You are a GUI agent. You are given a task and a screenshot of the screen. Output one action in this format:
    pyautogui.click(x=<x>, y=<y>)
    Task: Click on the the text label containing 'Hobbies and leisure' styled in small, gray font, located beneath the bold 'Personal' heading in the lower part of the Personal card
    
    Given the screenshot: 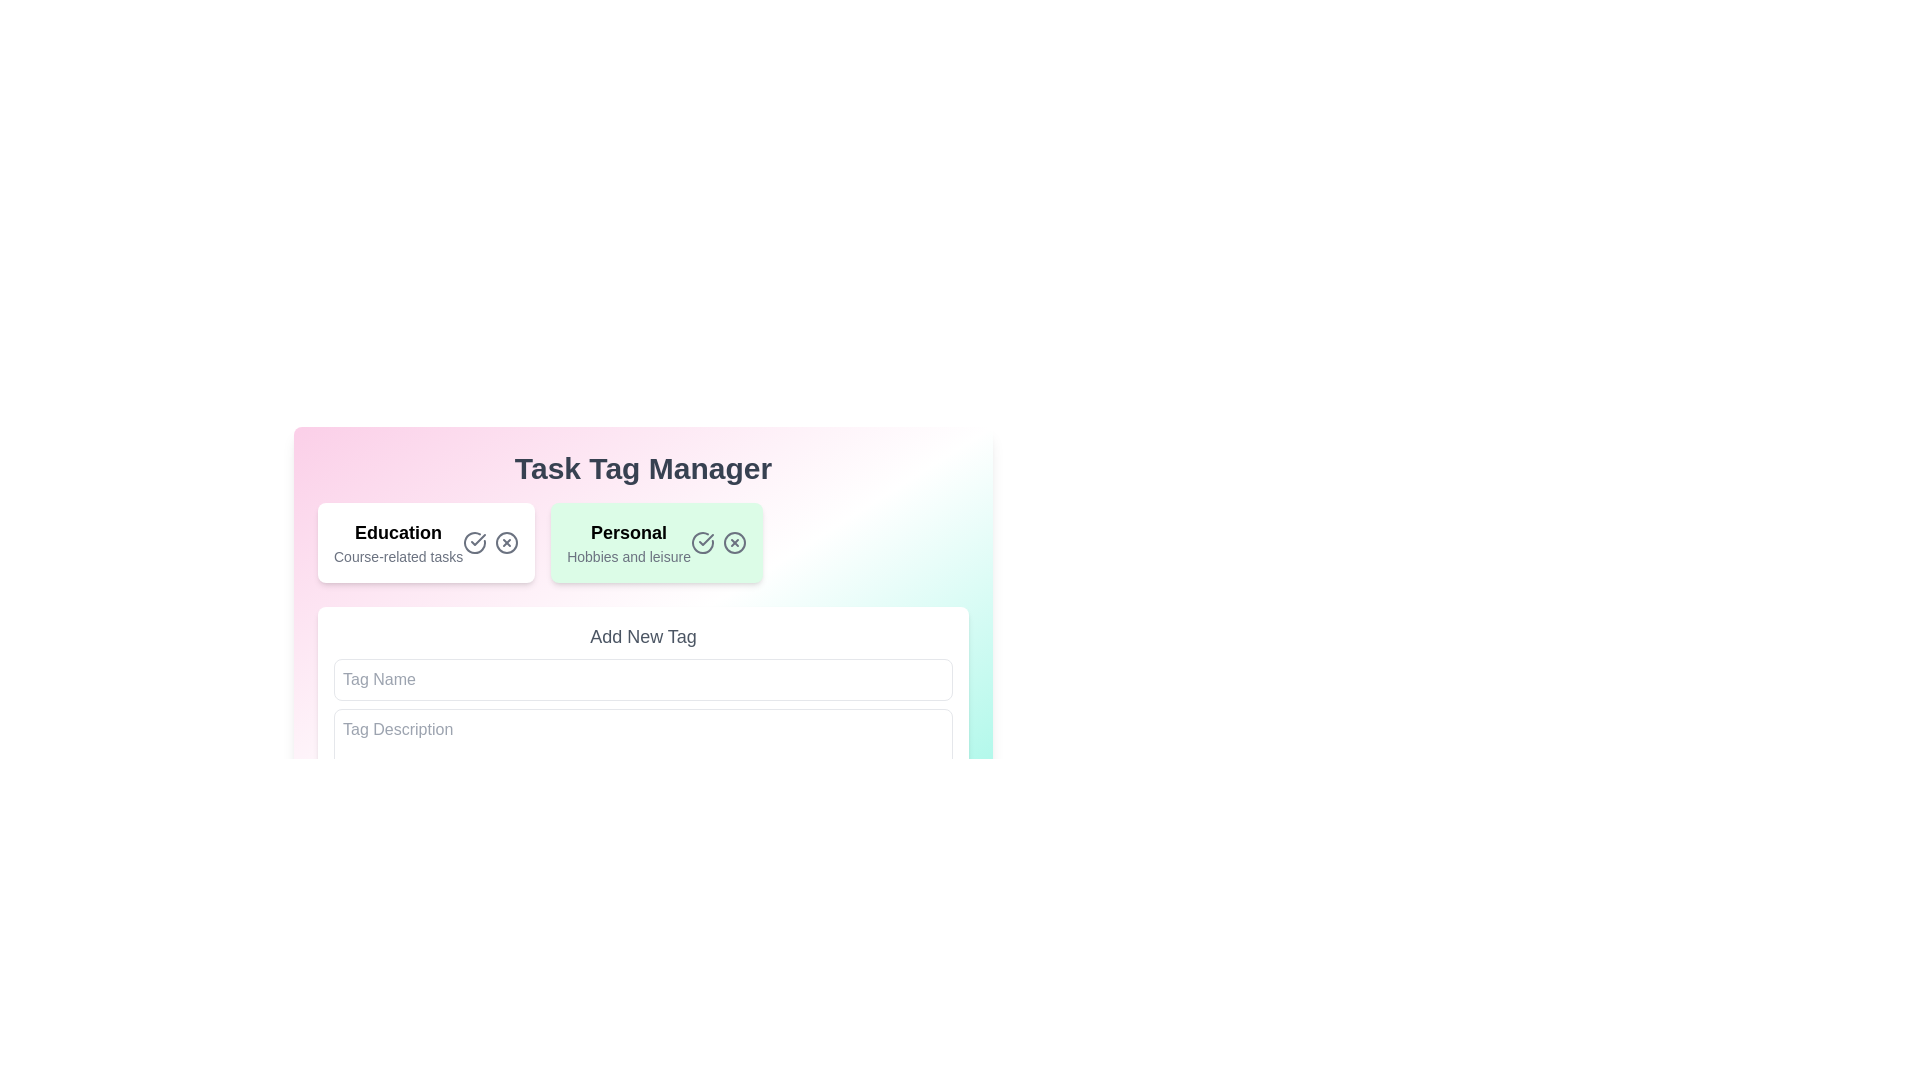 What is the action you would take?
    pyautogui.click(x=627, y=556)
    